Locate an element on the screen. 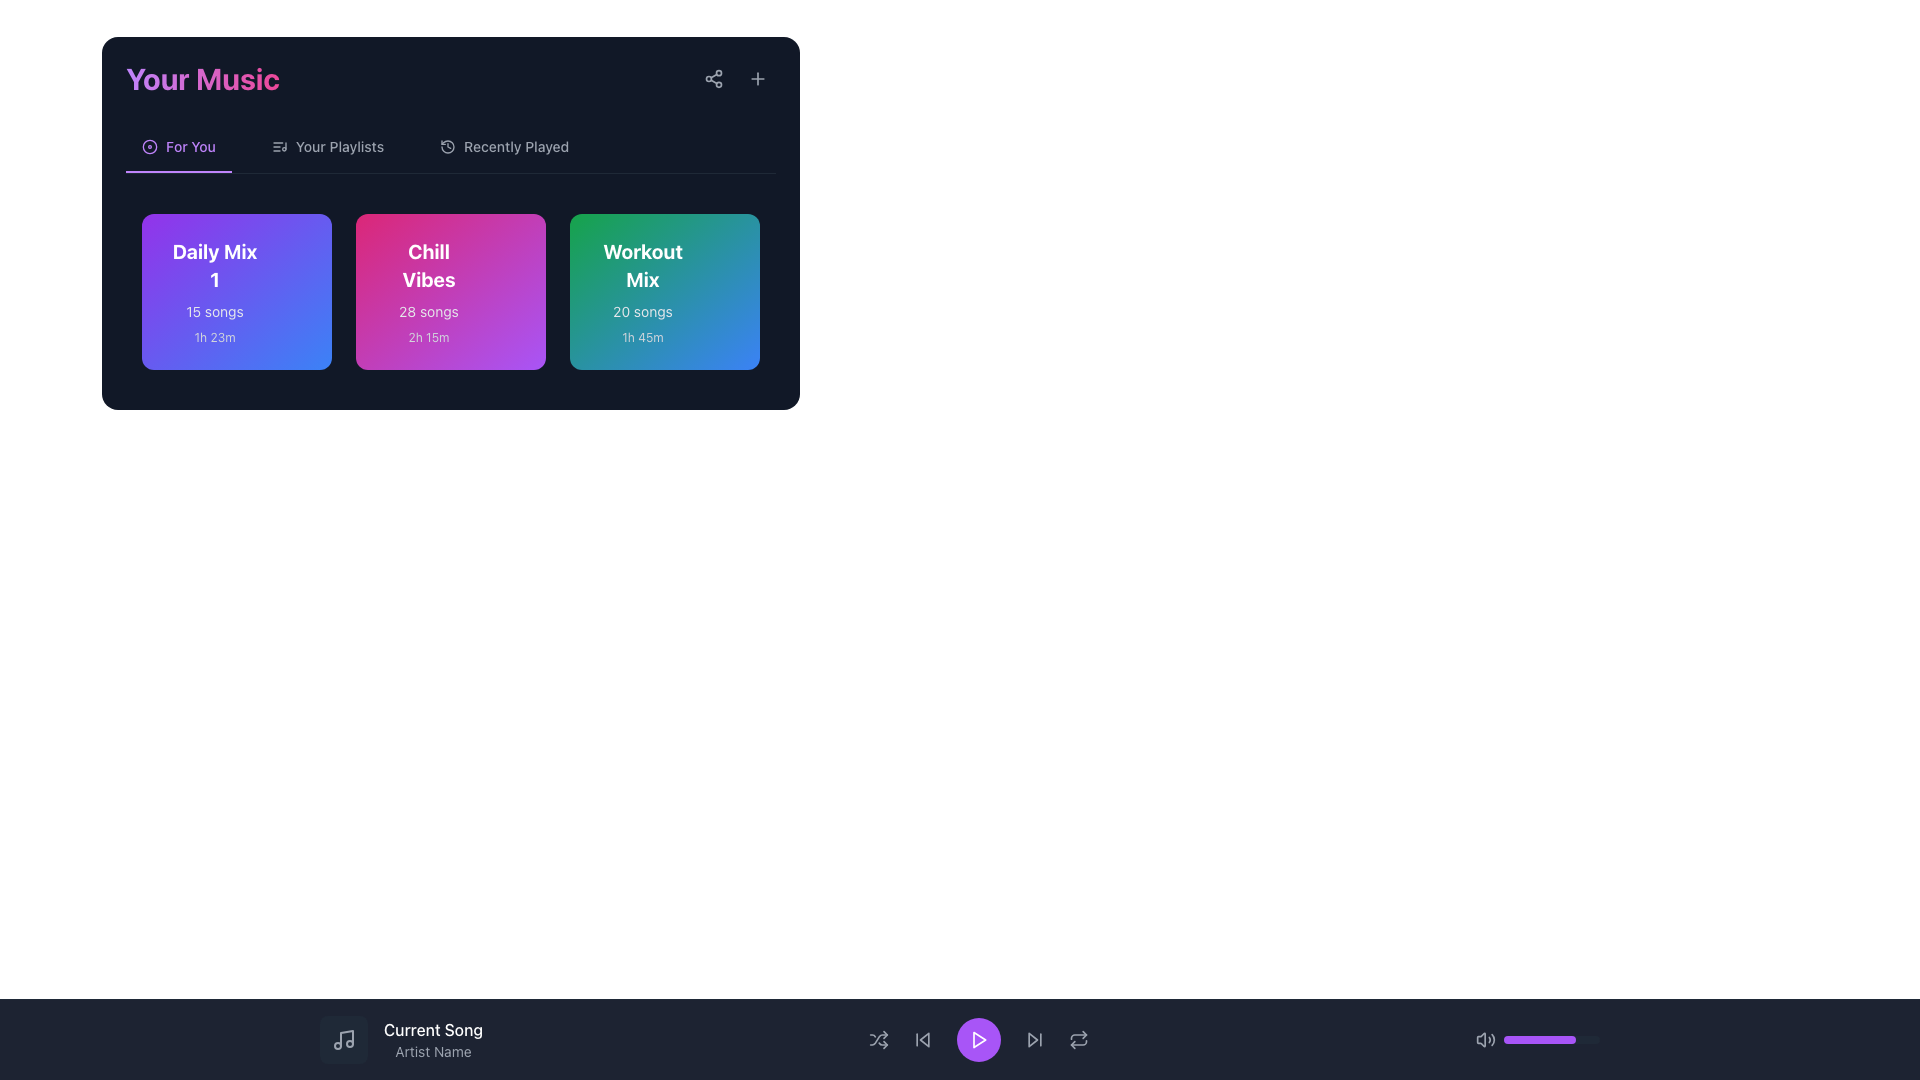  the 'Chill Vibes' playlist item is located at coordinates (450, 292).